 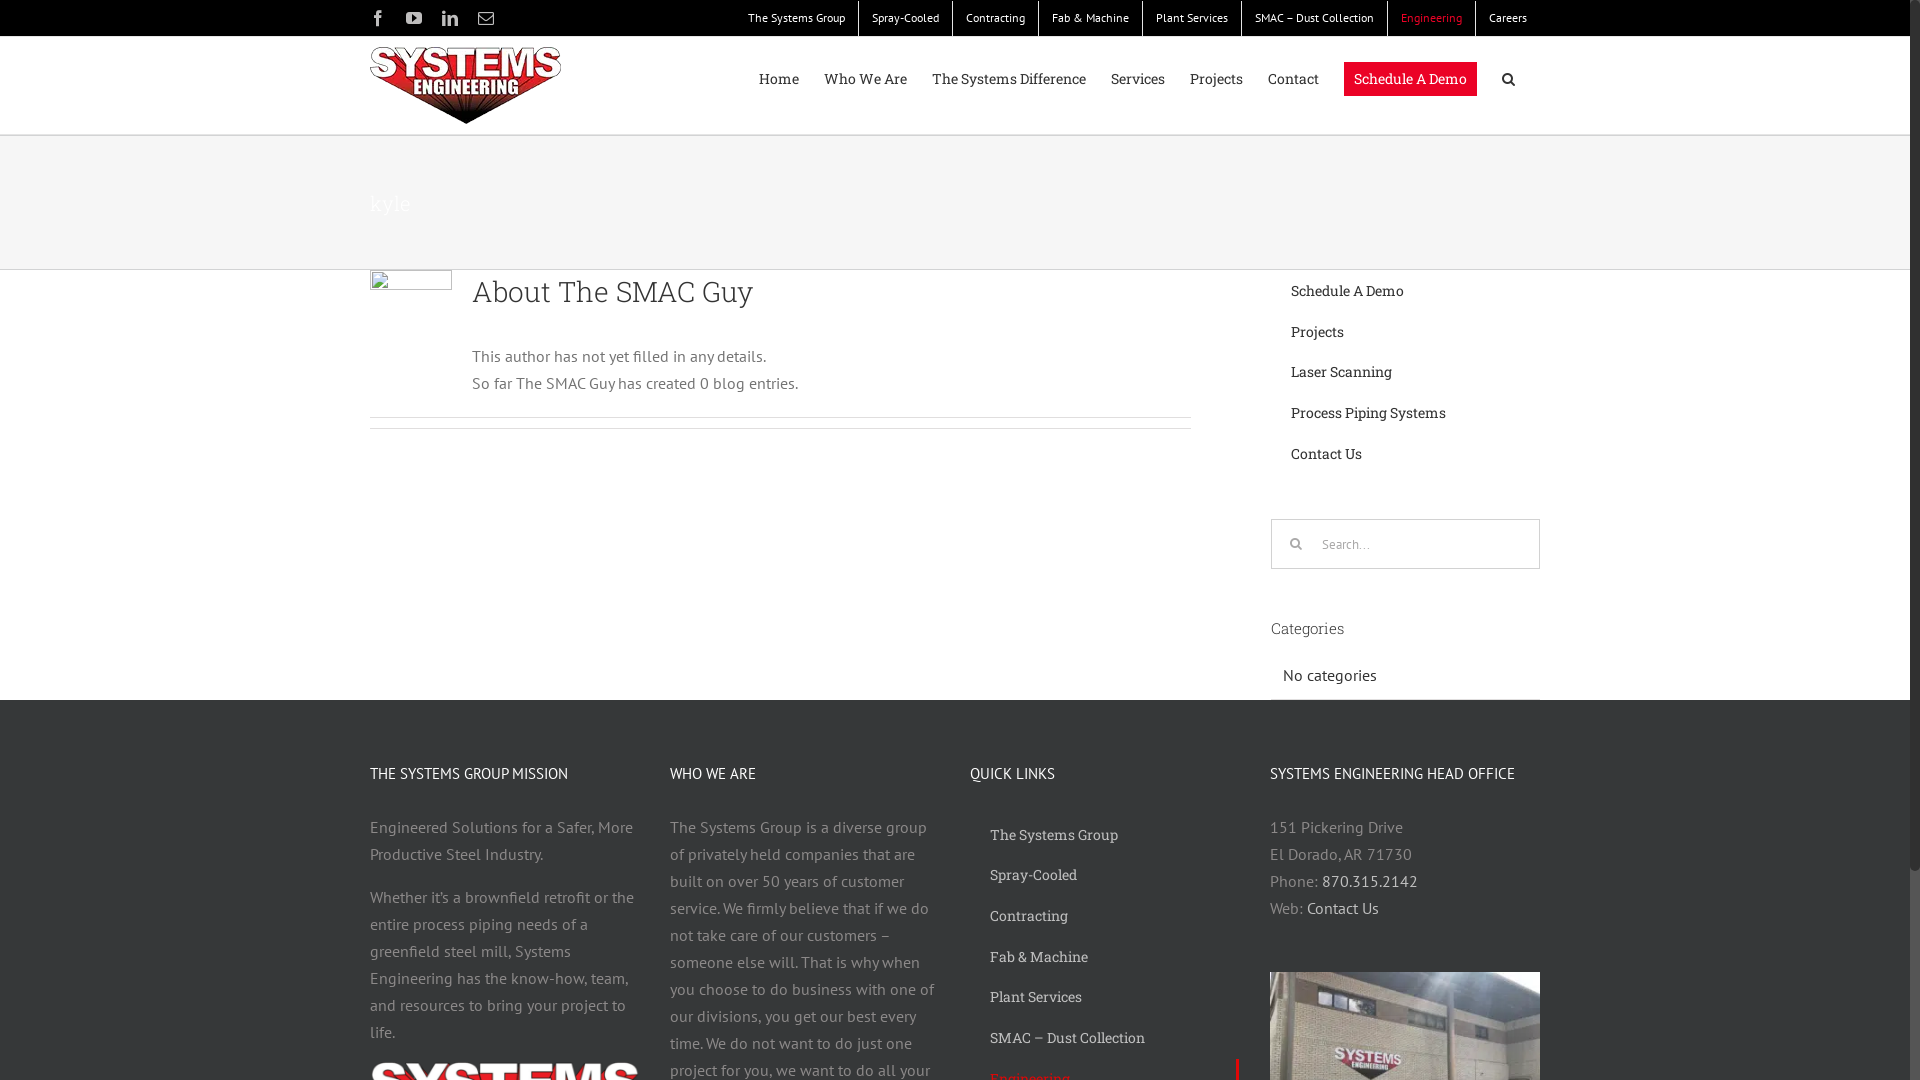 I want to click on 'YouTube', so click(x=412, y=18).